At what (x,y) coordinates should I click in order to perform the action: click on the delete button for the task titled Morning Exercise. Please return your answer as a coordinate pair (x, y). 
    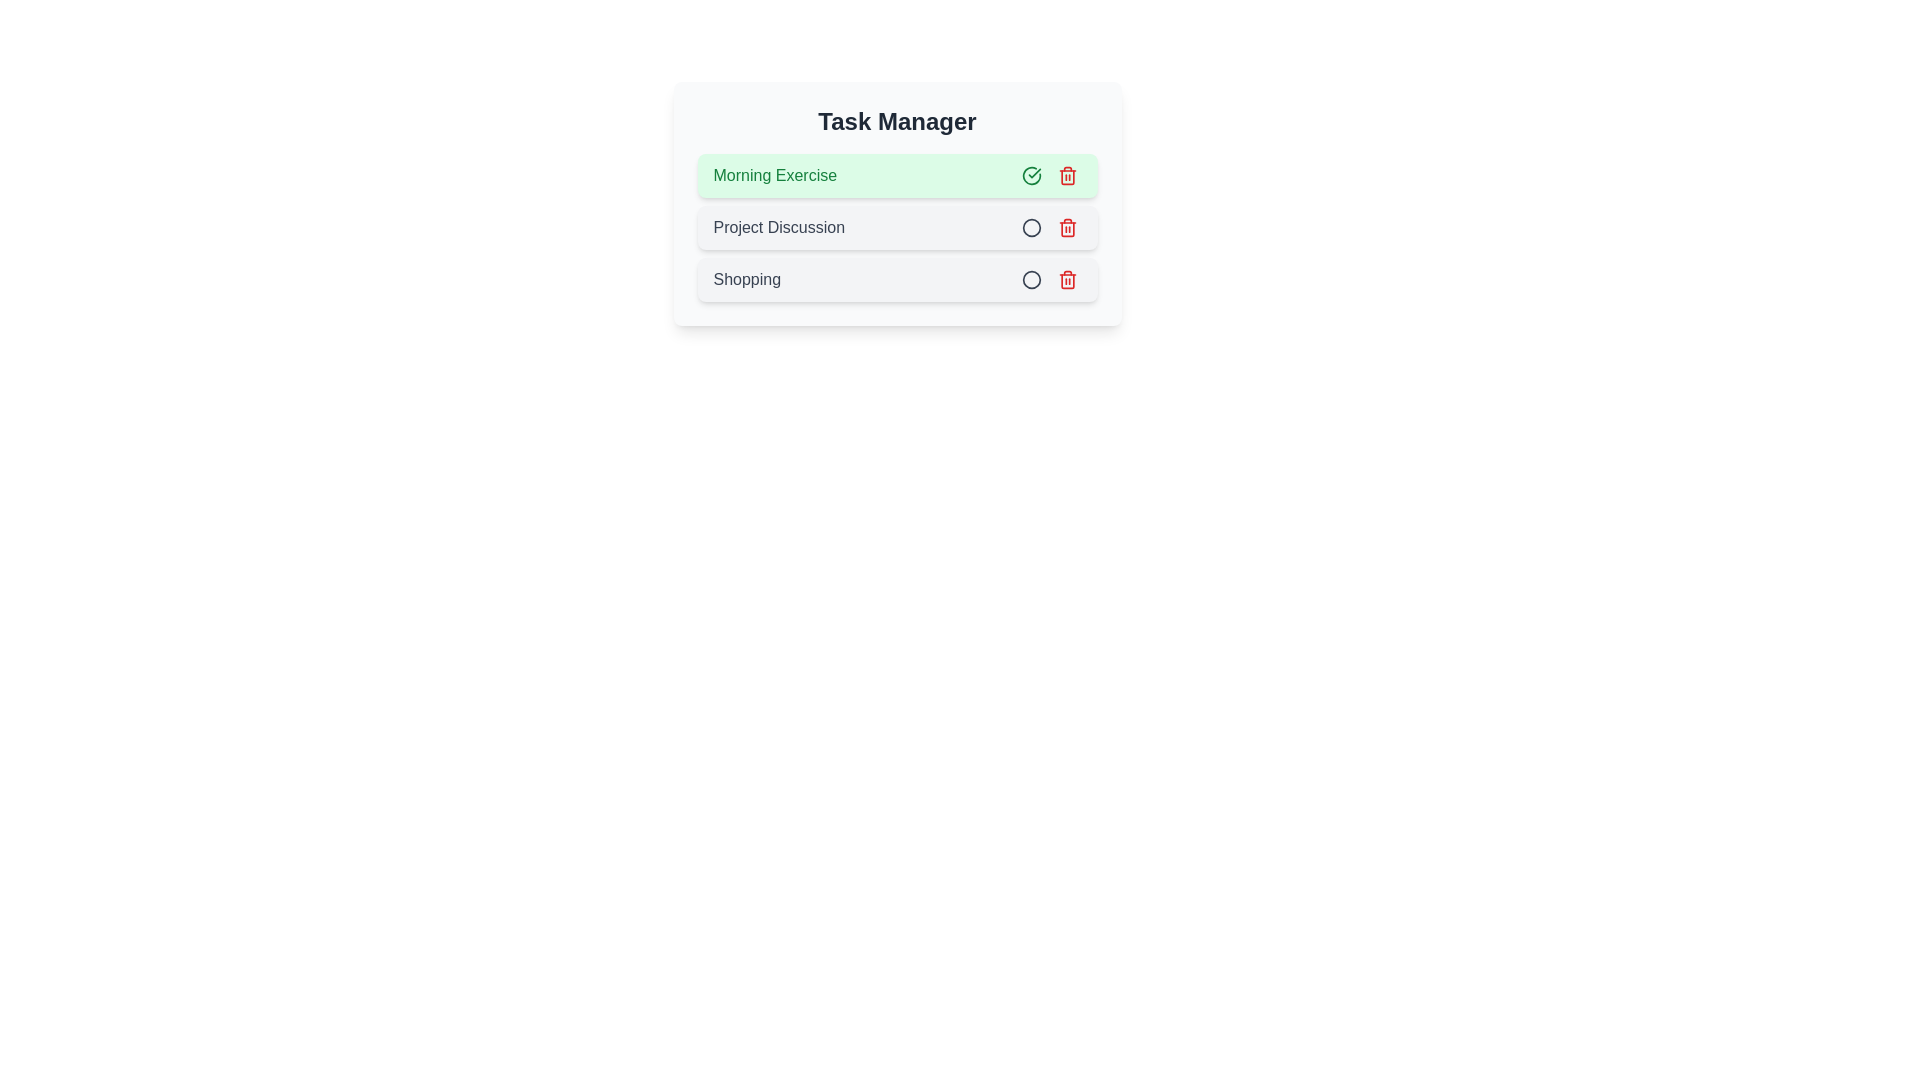
    Looking at the image, I should click on (1066, 175).